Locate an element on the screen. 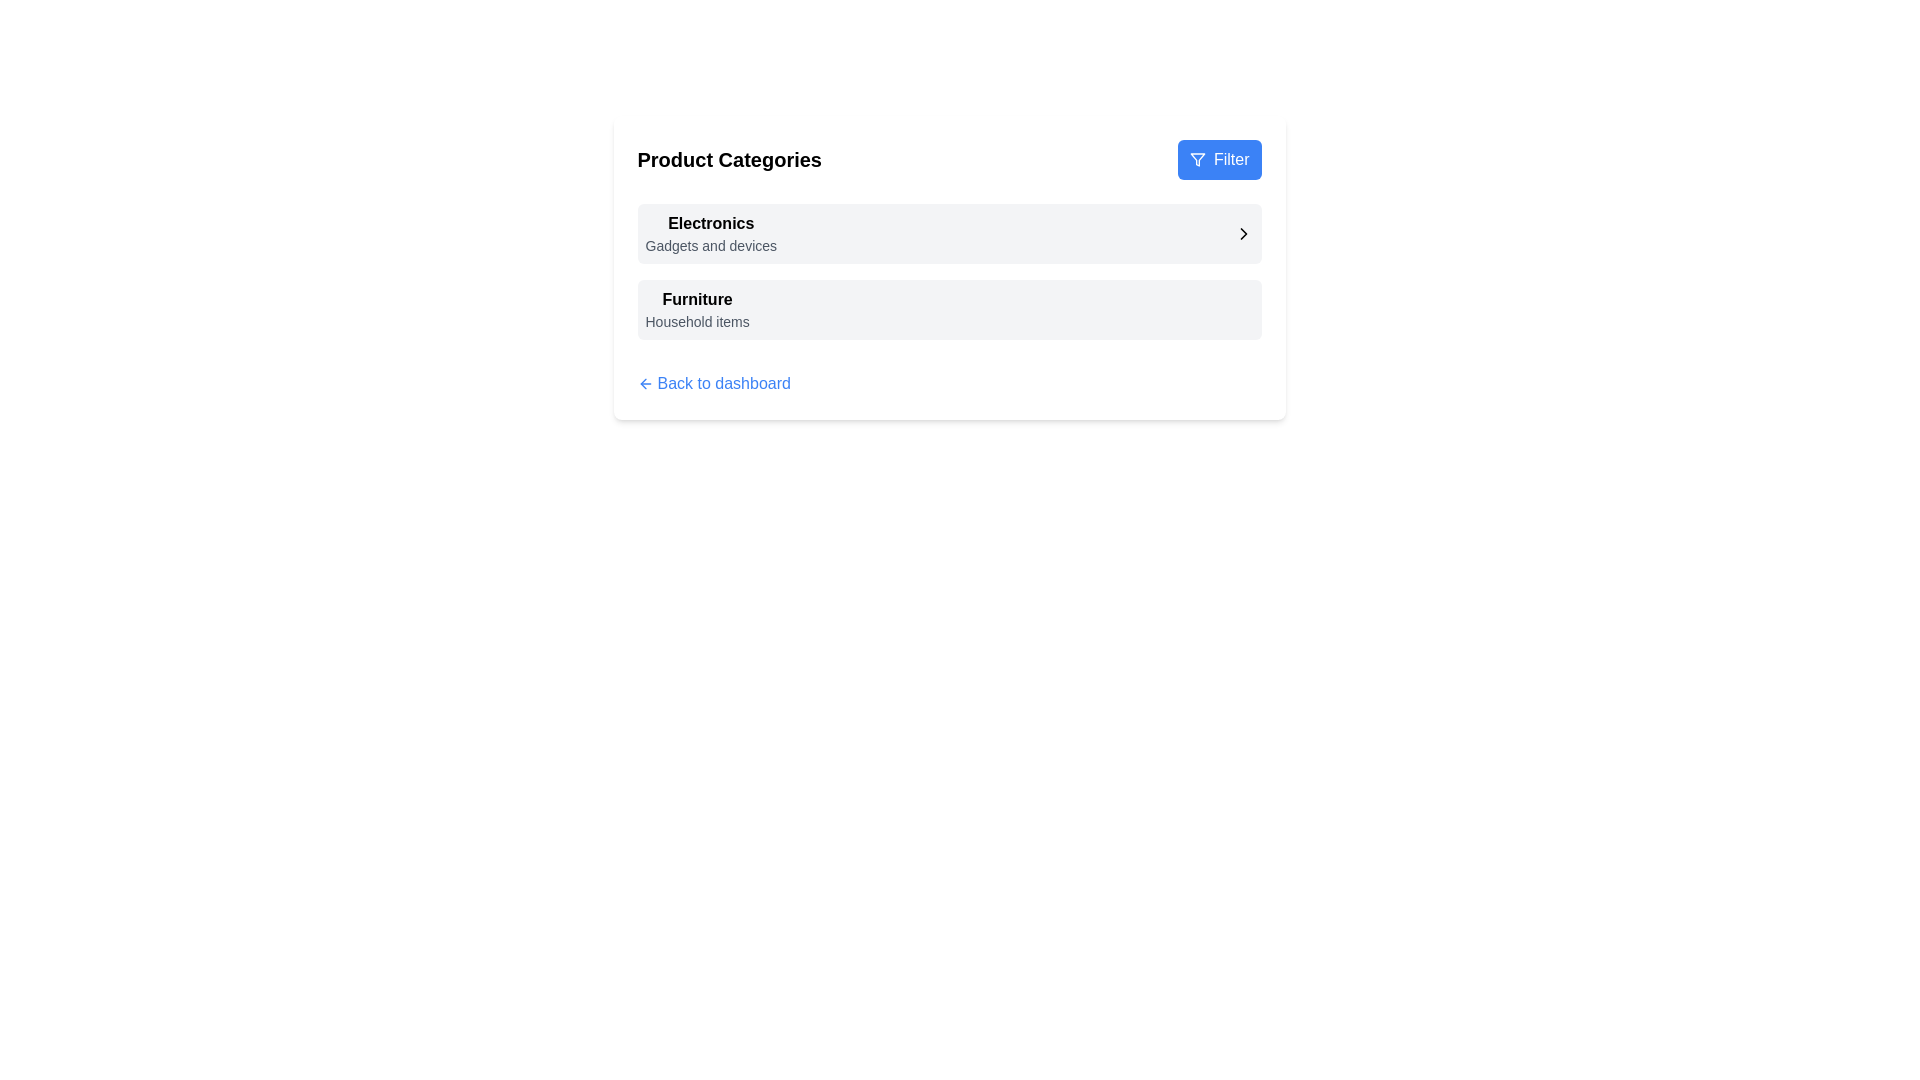  the Text Label element displaying 'Electronics' which includes a bolded word and a smaller gray text 'Gadgets and devices', located on the left side of a card in the 'Product Categories' list is located at coordinates (711, 233).